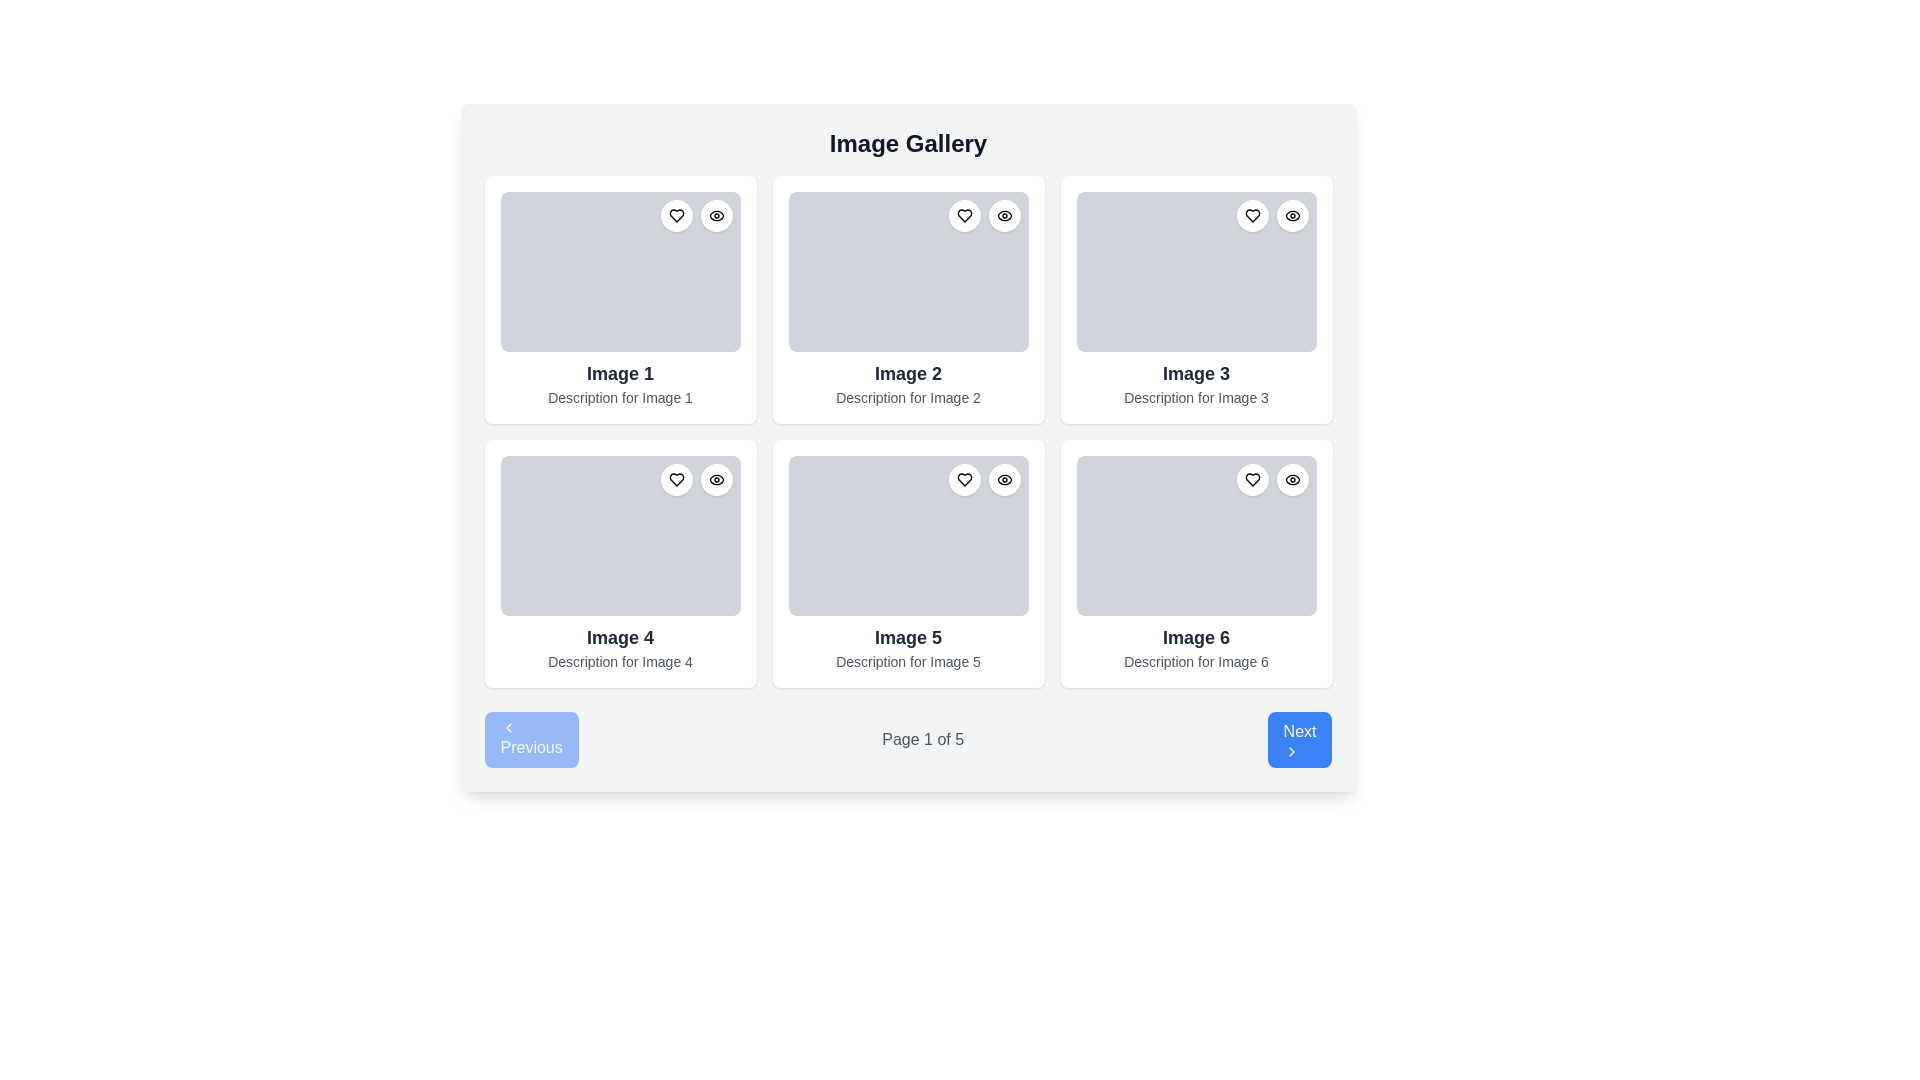 The height and width of the screenshot is (1080, 1920). Describe the element at coordinates (1271, 479) in the screenshot. I see `the heart icon in the top-right corner of the bottom-right image in the gallery grid to mark the image as a favorite` at that location.